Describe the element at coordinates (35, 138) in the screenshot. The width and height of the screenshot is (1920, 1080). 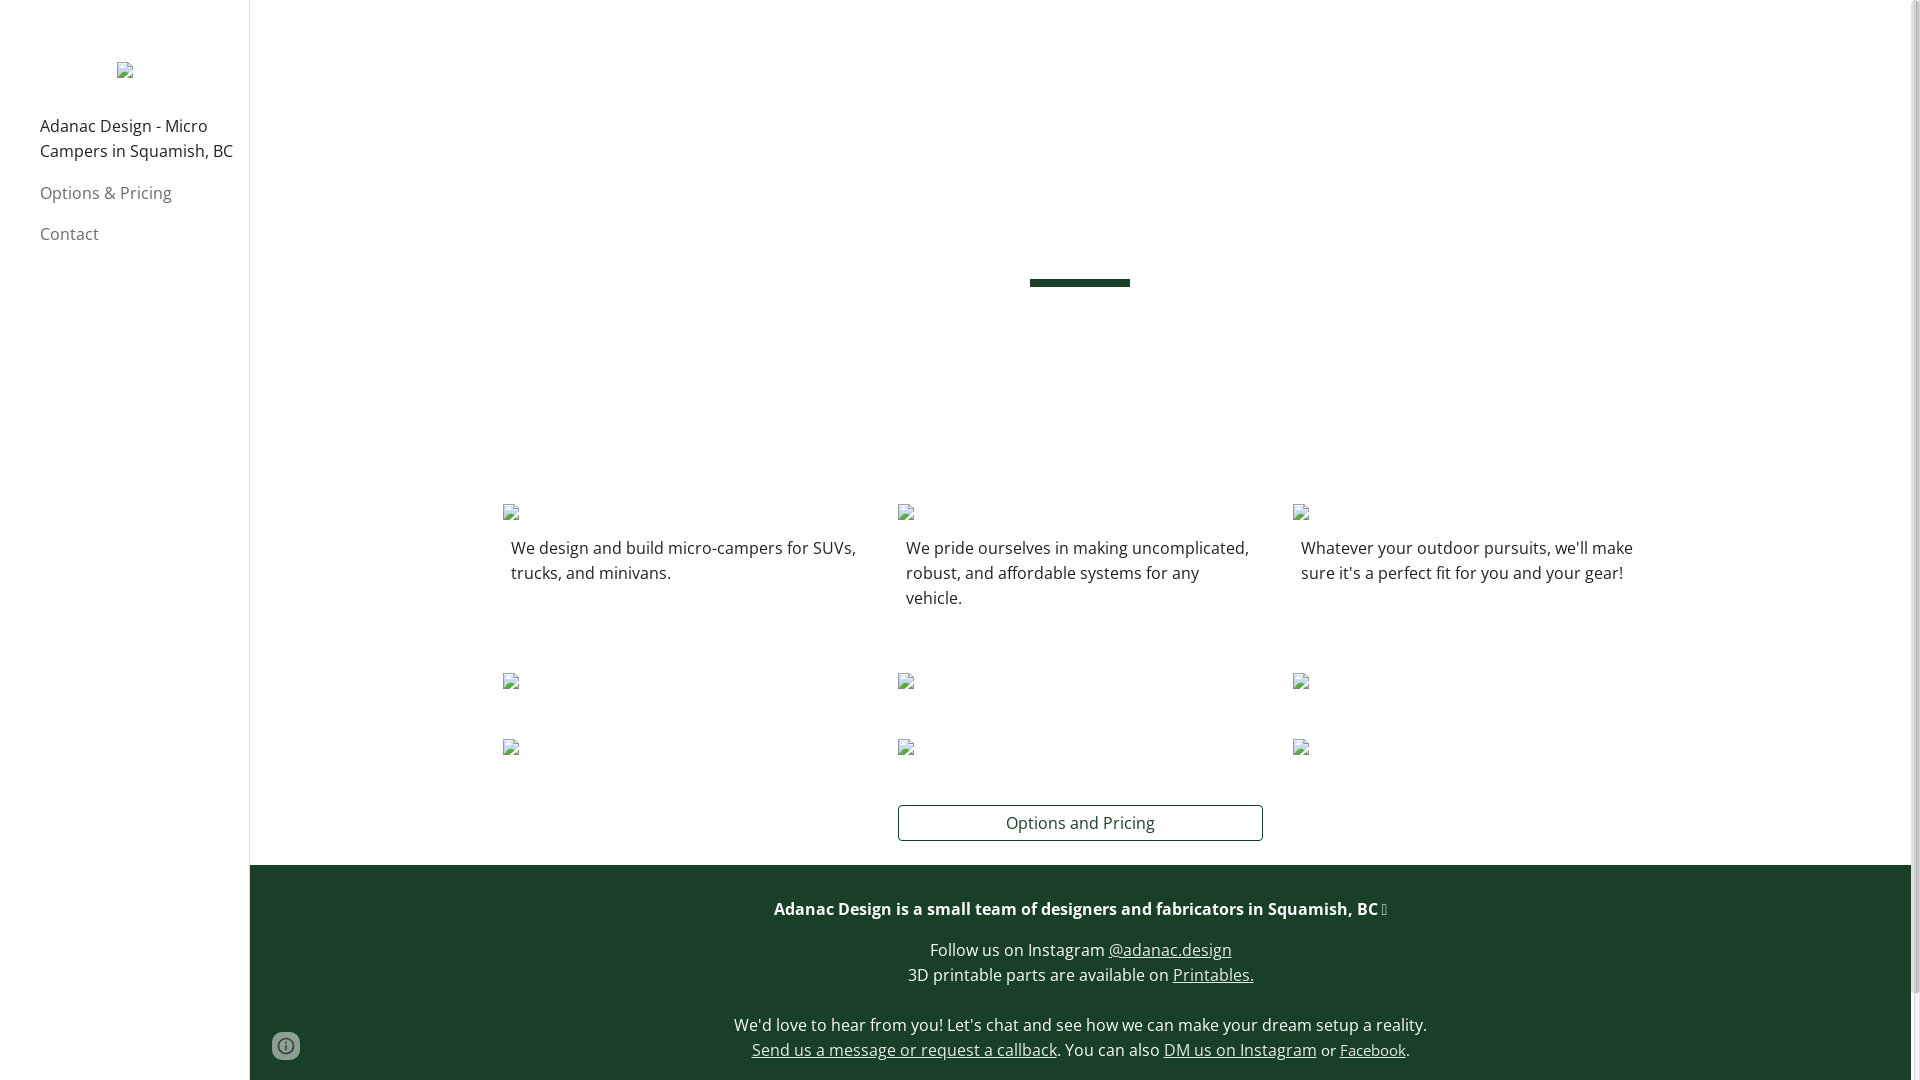
I see `'Adanac Design - Micro Campers in Squamish, BC'` at that location.